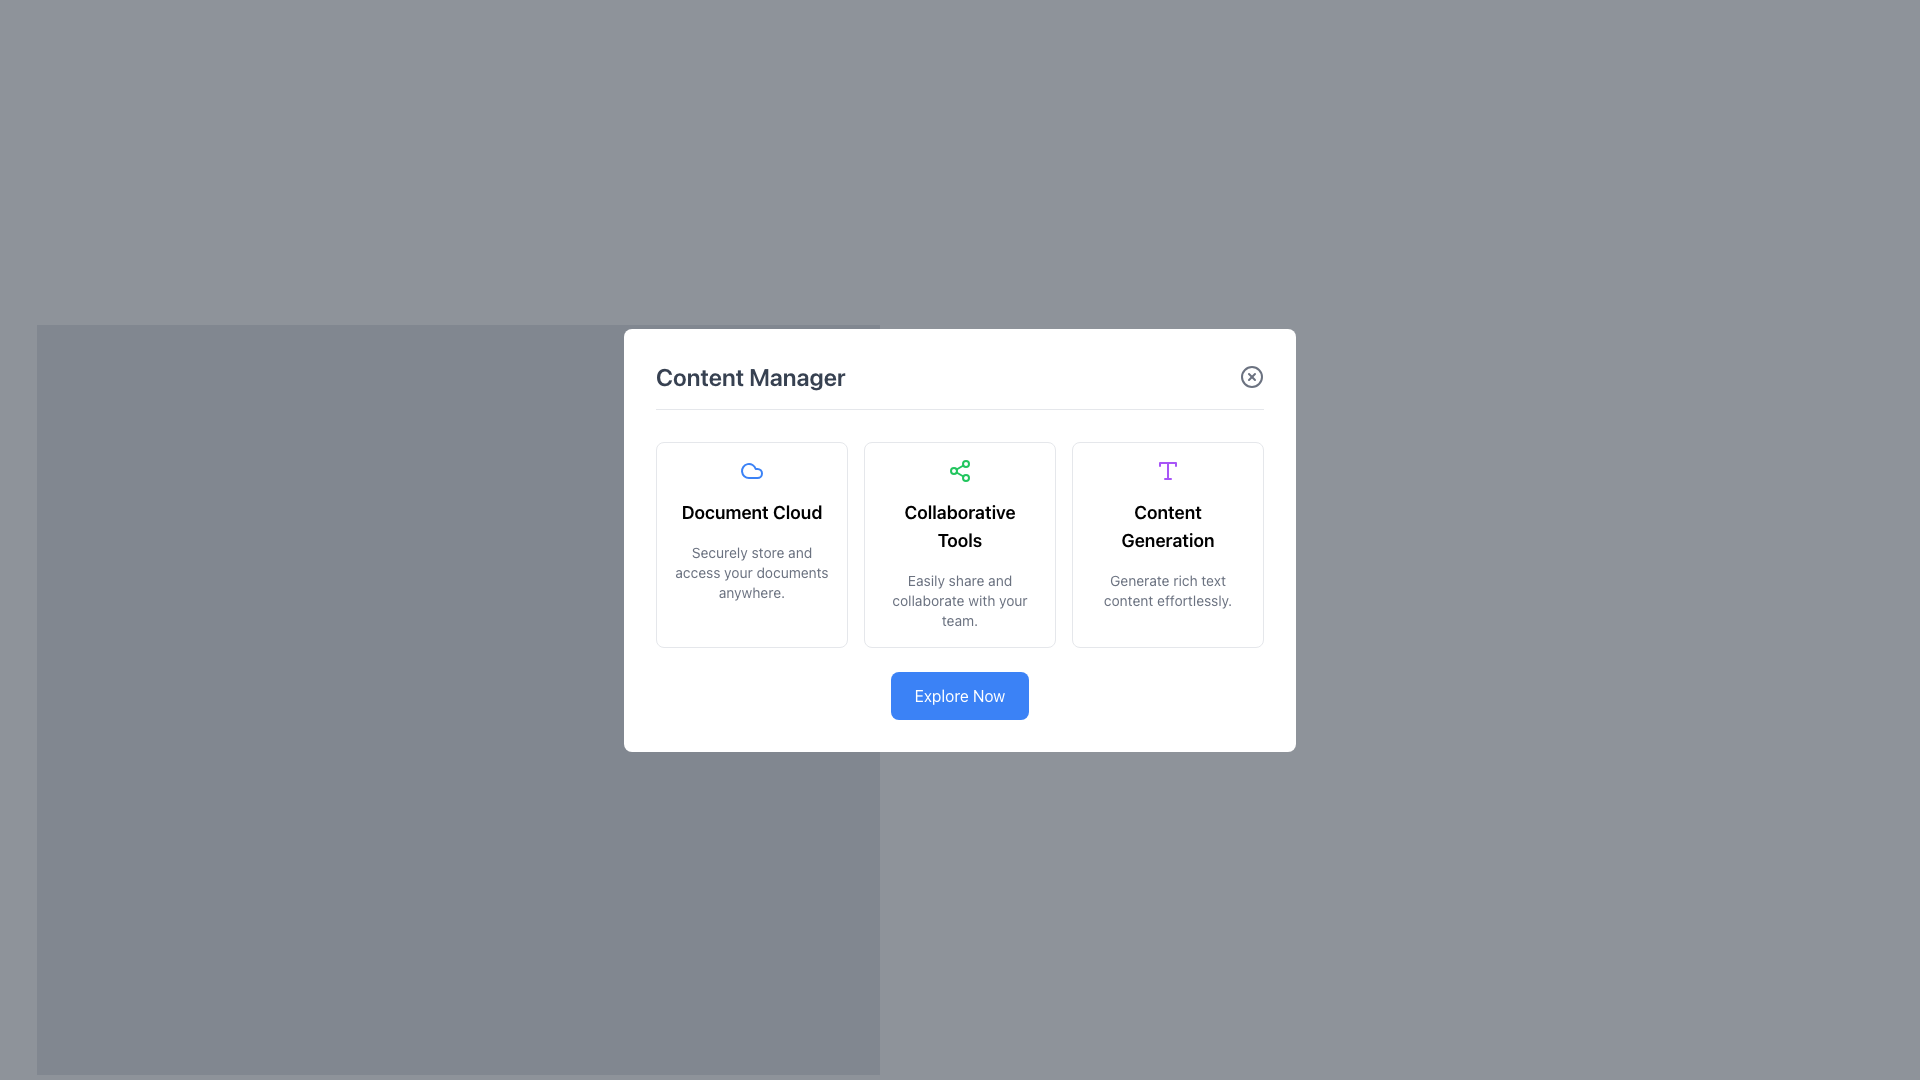 The width and height of the screenshot is (1920, 1080). What do you see at coordinates (1167, 525) in the screenshot?
I see `the 'Content Generation' text label, which is centrally aligned within the third card under the 'Content Manager' heading` at bounding box center [1167, 525].